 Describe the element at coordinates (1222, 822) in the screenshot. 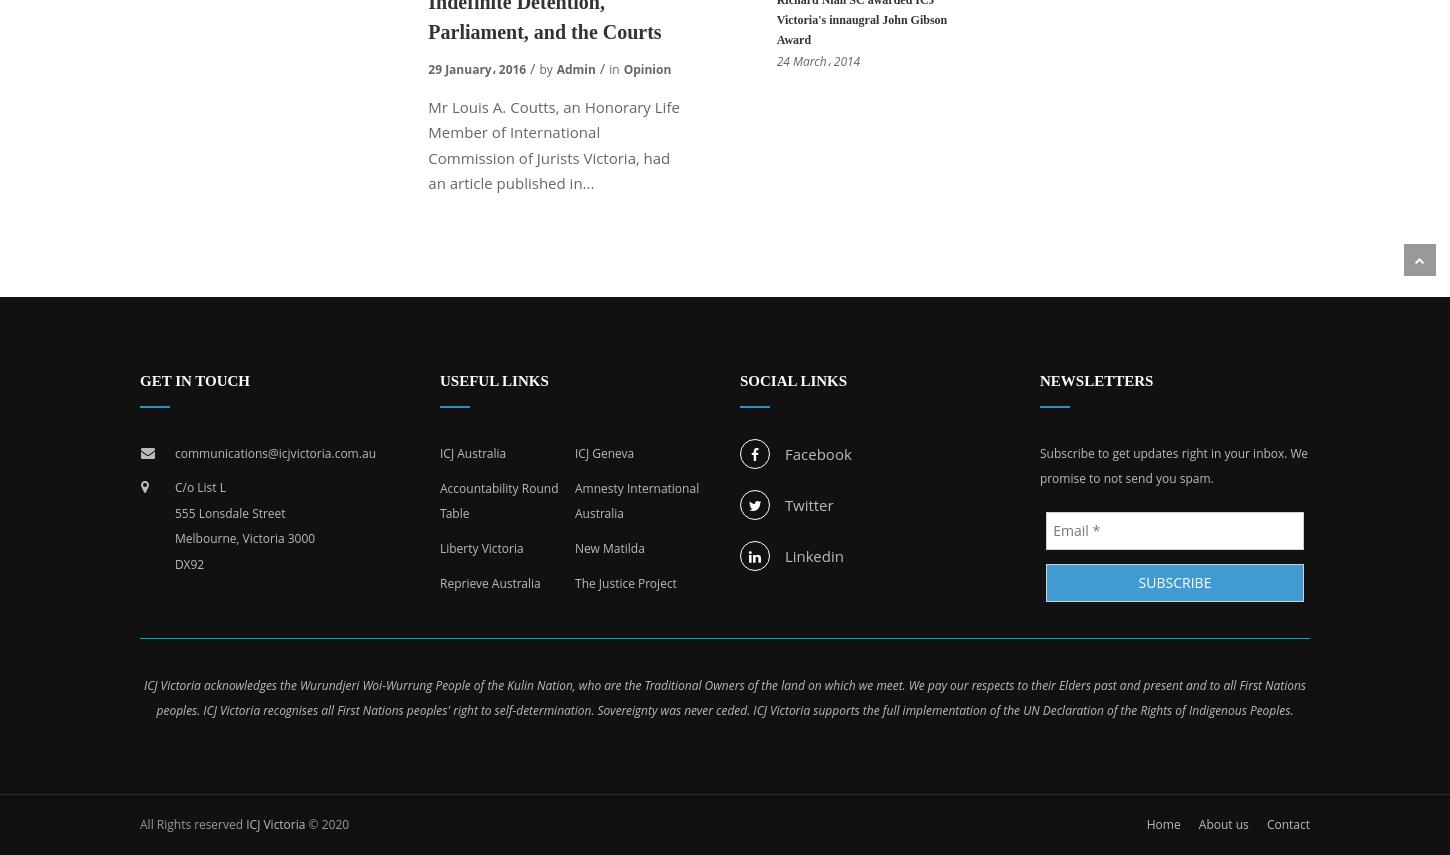

I see `'About us'` at that location.